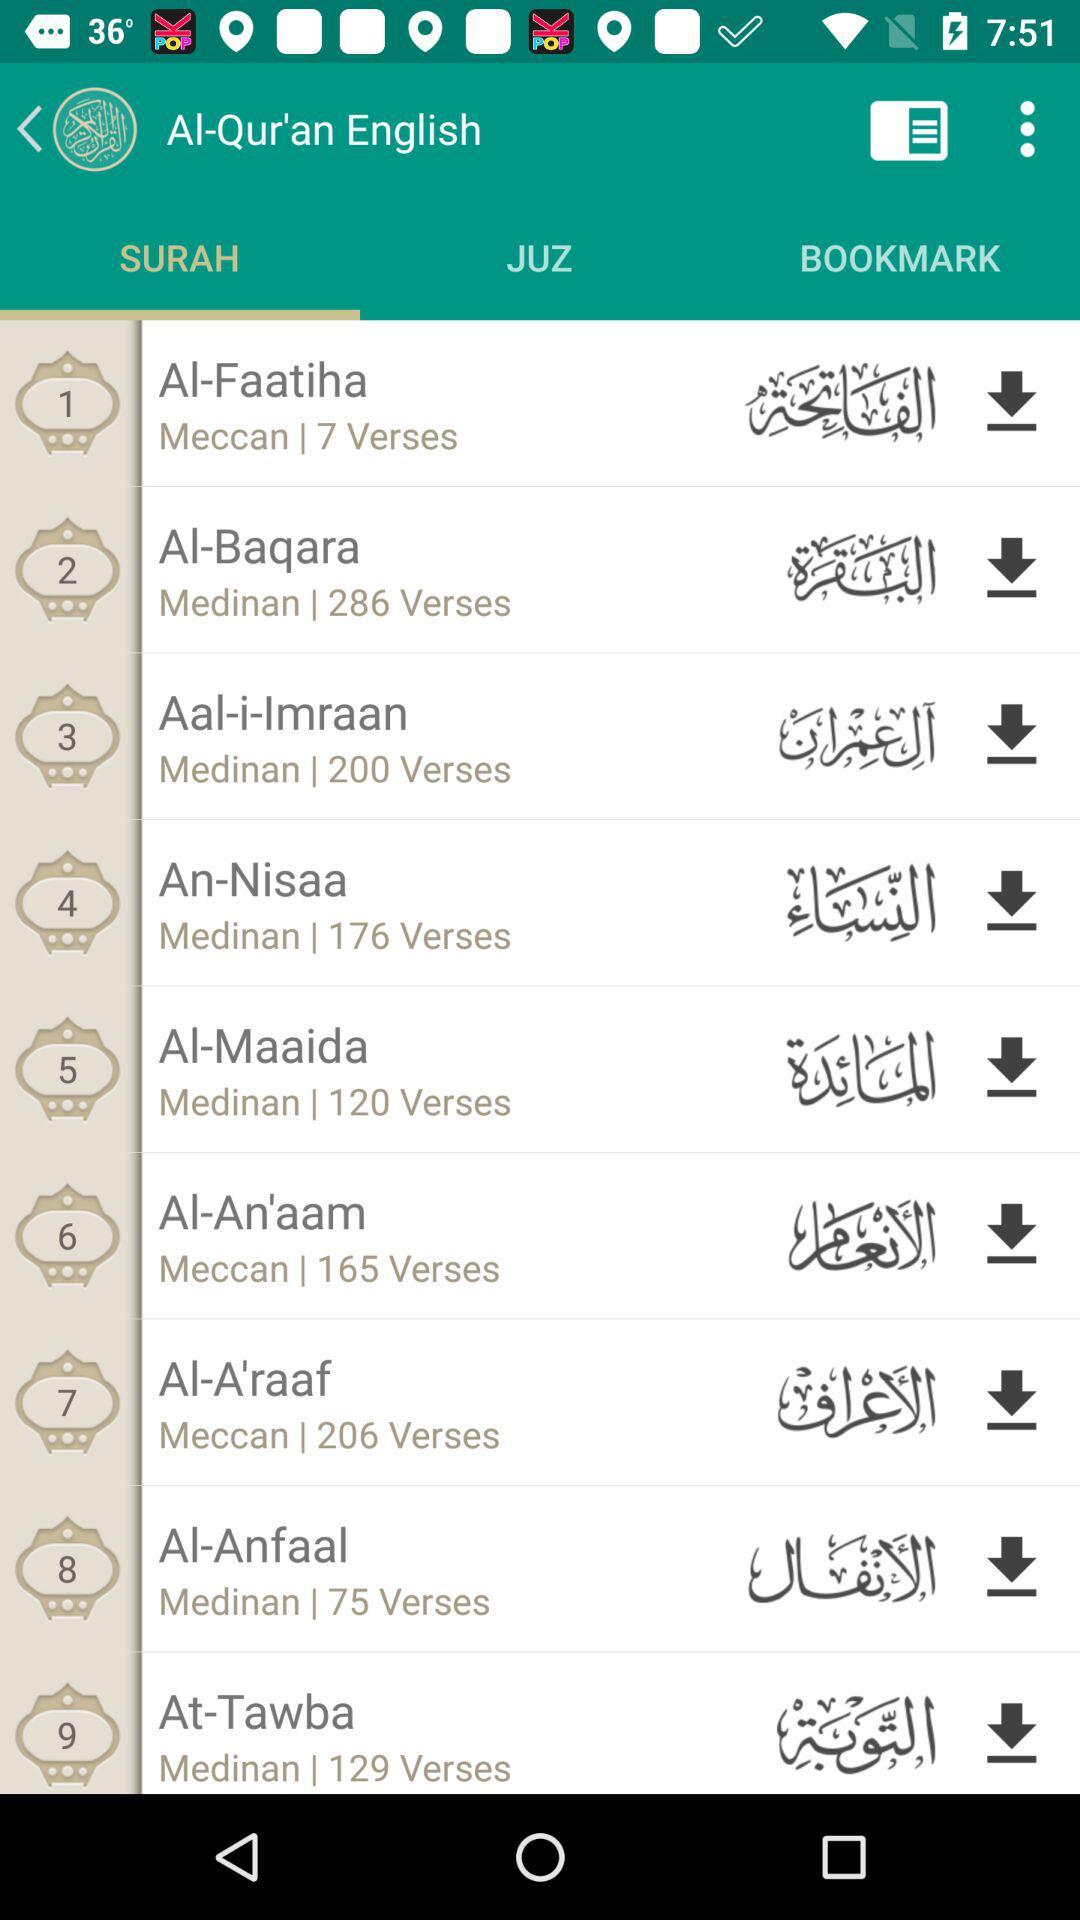 This screenshot has width=1080, height=1920. Describe the element at coordinates (1011, 1400) in the screenshot. I see `download option` at that location.